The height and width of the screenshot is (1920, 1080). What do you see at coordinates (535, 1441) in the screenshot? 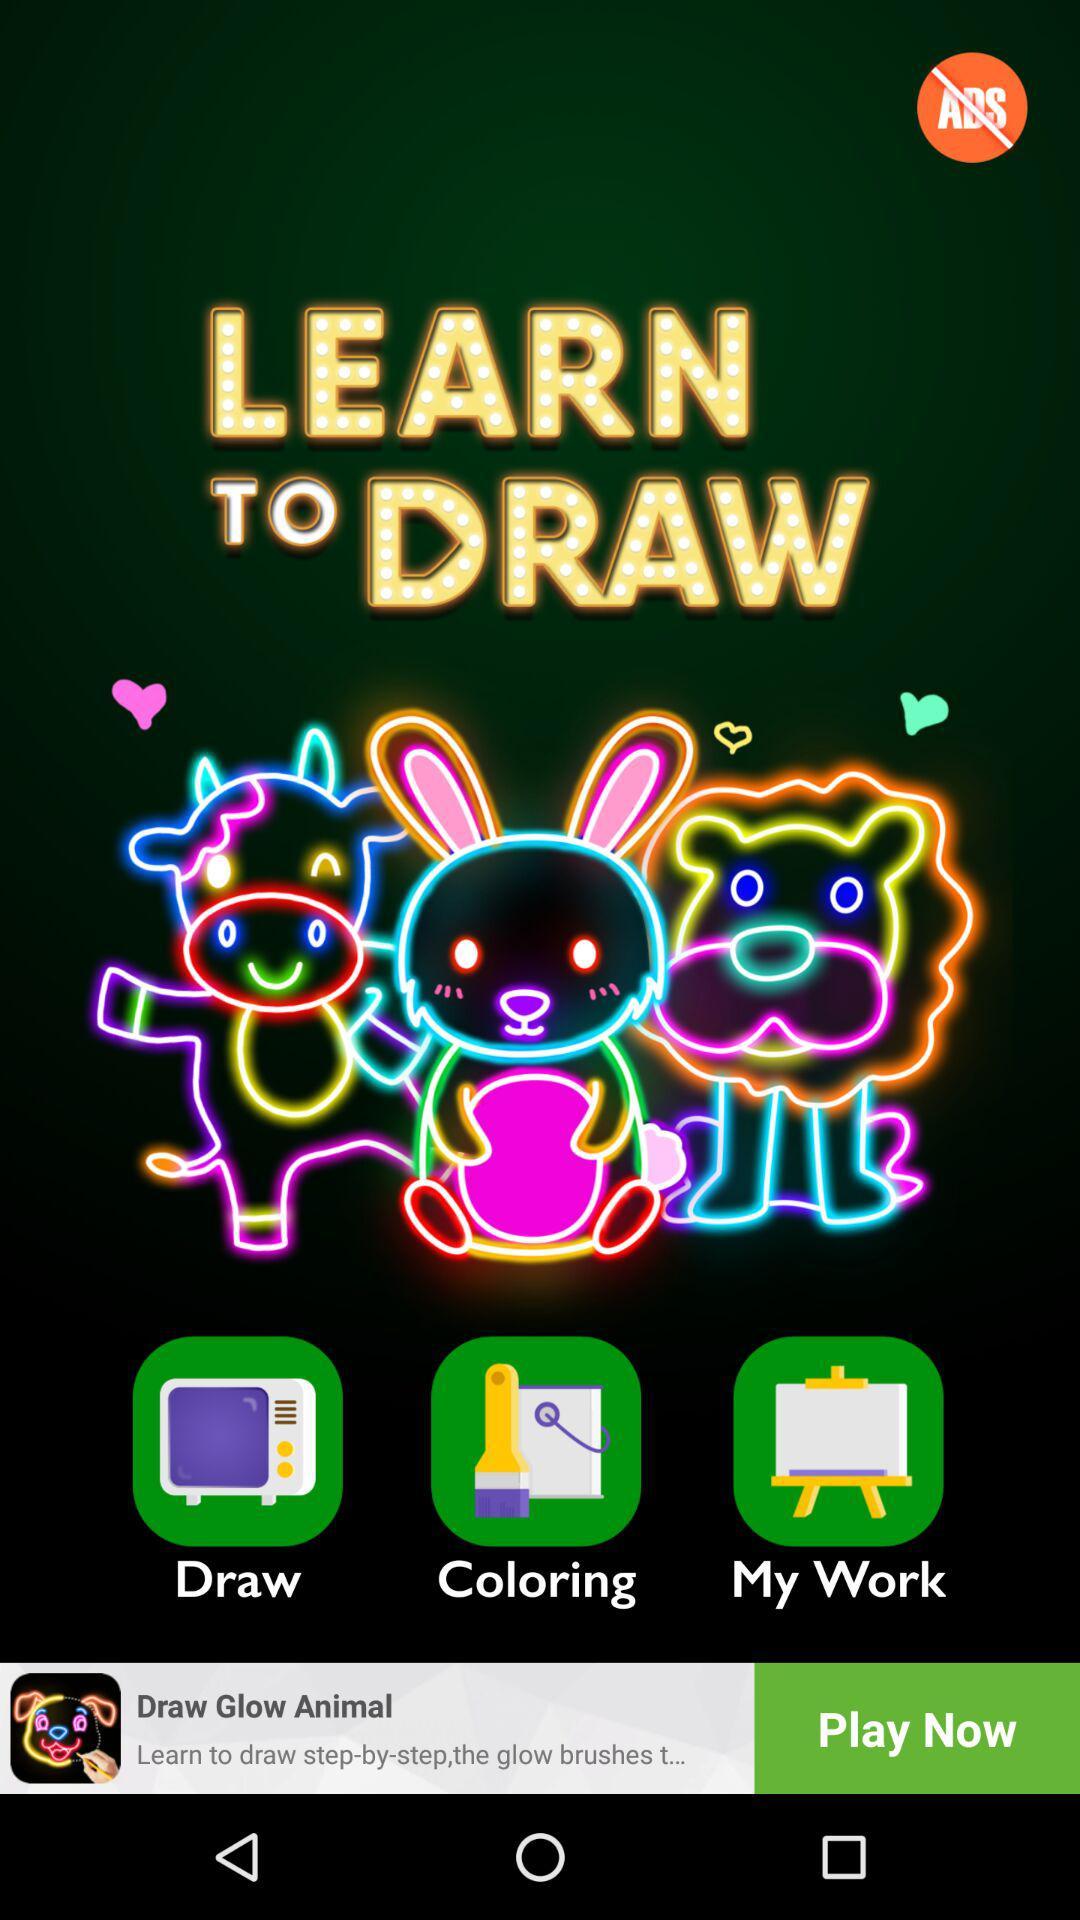
I see `icon to the left of my work icon` at bounding box center [535, 1441].